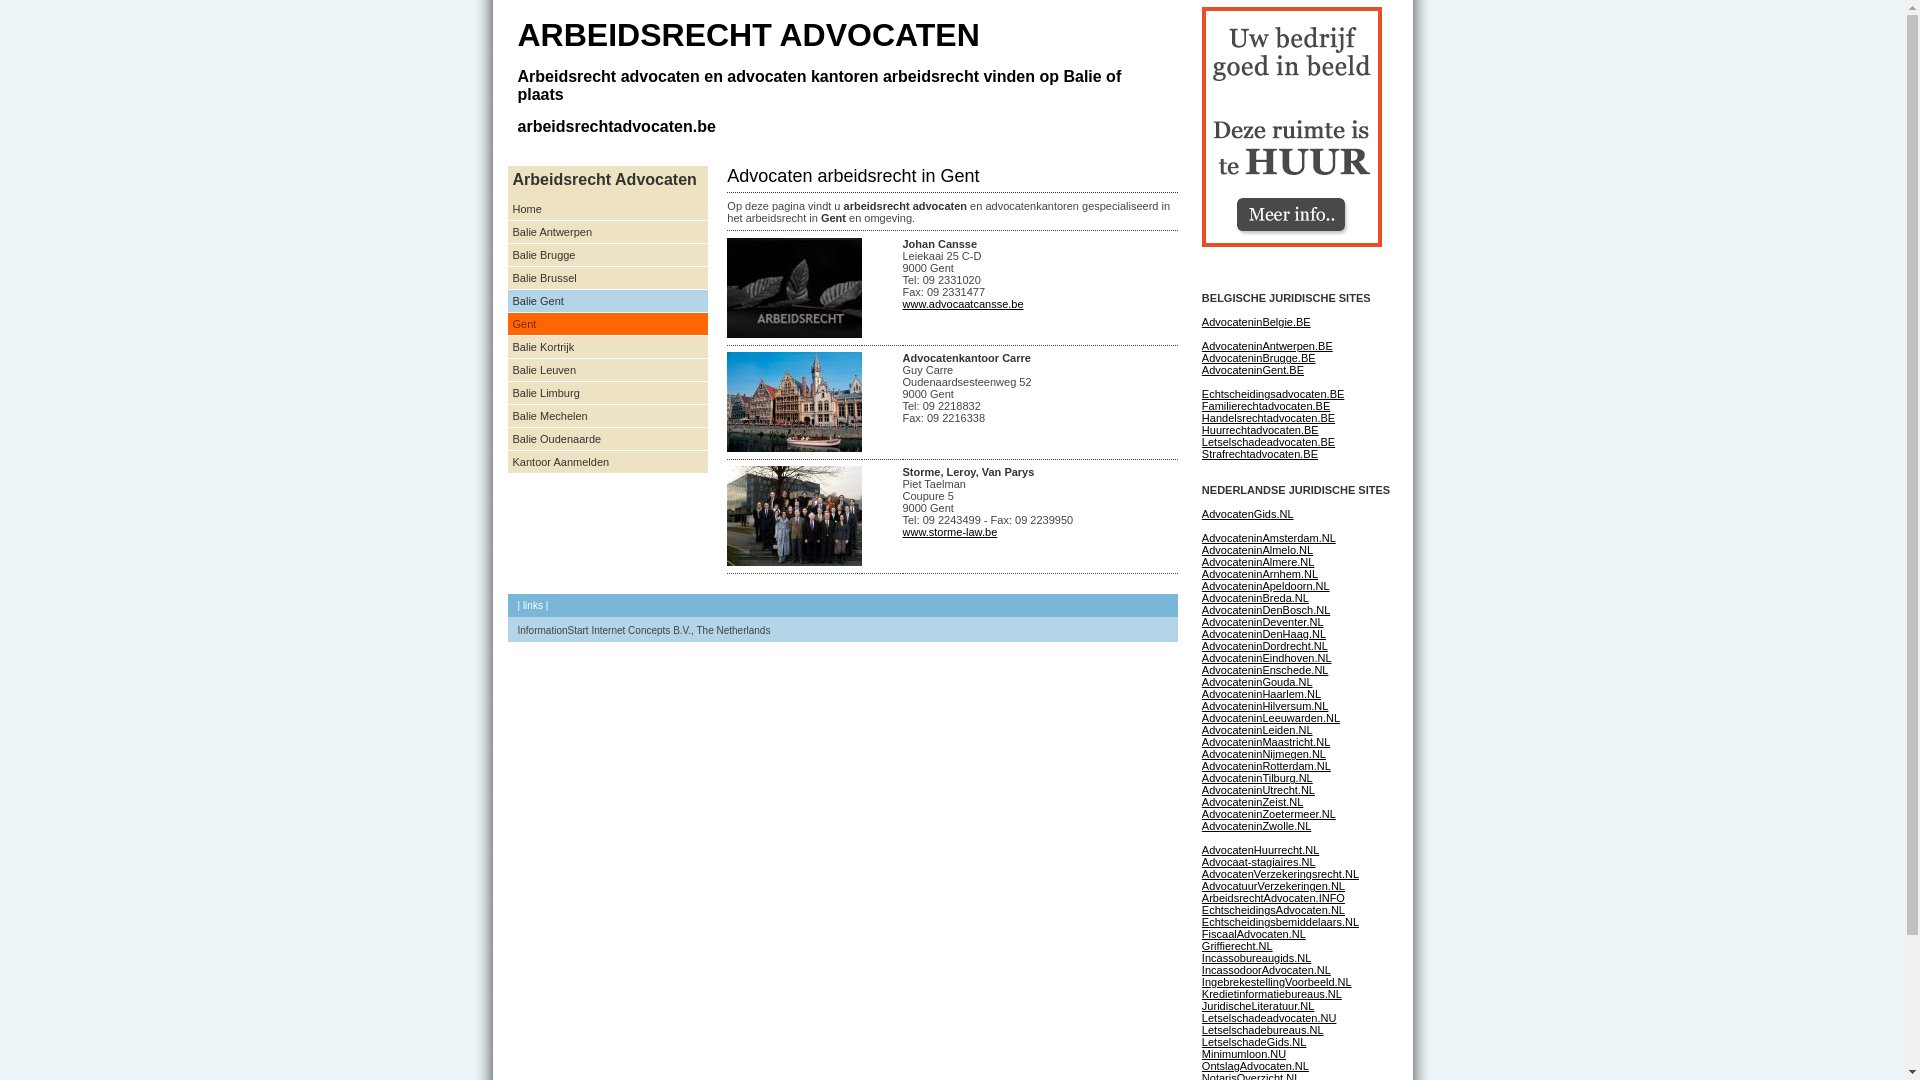  I want to click on 'Griffierecht.NL', so click(1236, 945).